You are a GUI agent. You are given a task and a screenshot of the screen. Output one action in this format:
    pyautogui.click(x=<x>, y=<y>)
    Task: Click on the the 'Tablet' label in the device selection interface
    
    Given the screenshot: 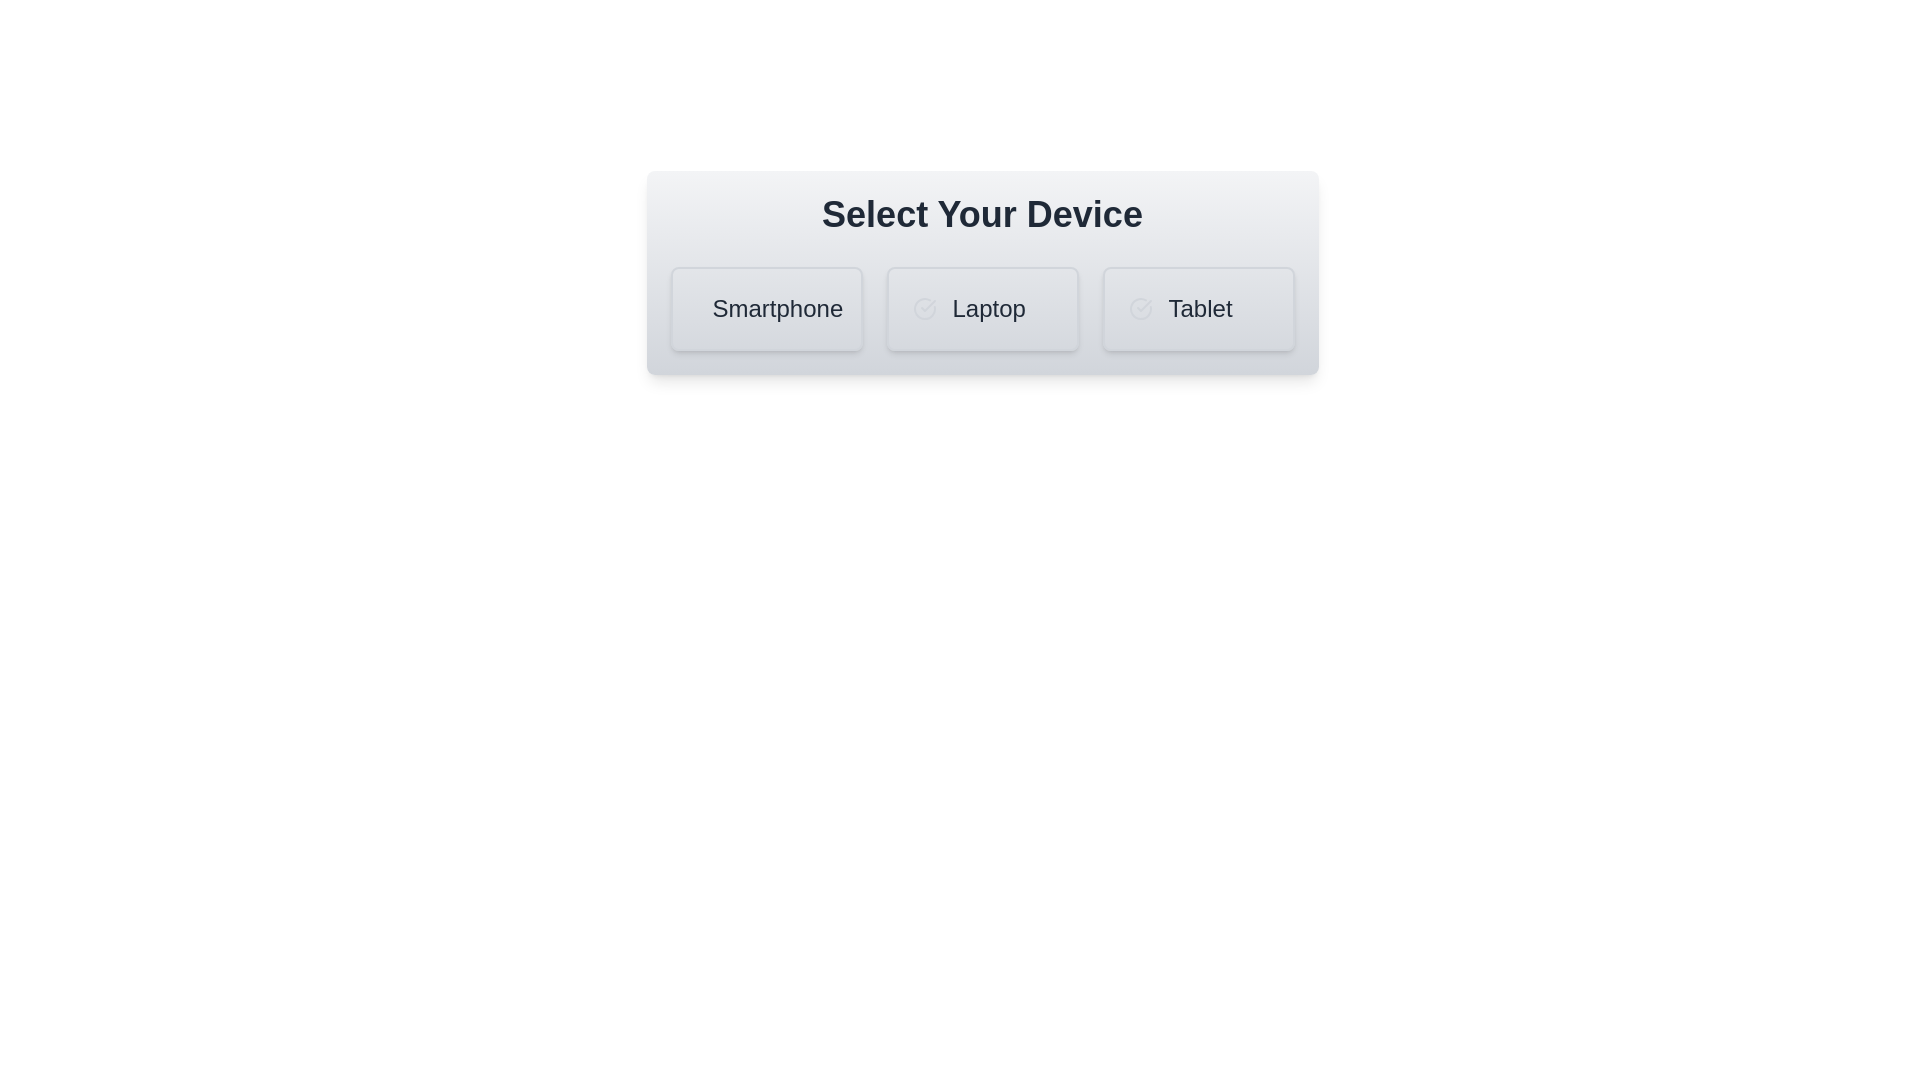 What is the action you would take?
    pyautogui.click(x=1198, y=308)
    